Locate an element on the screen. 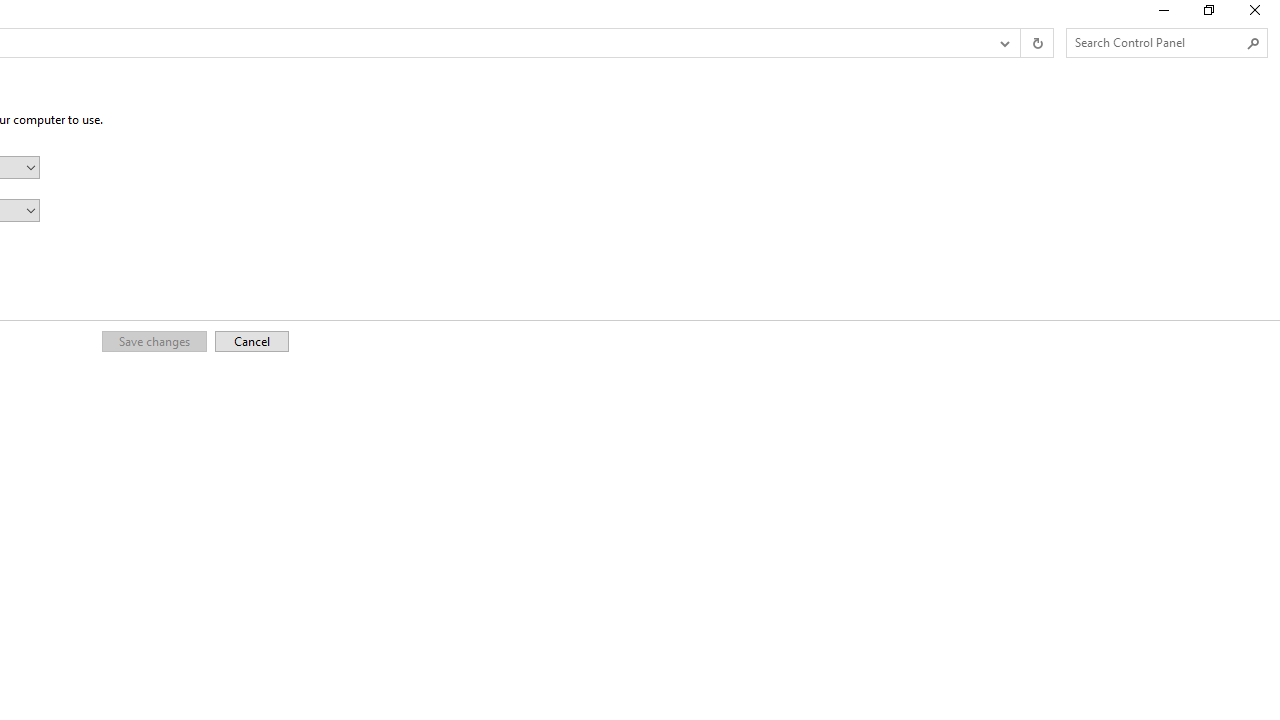  'Search' is located at coordinates (1252, 43).